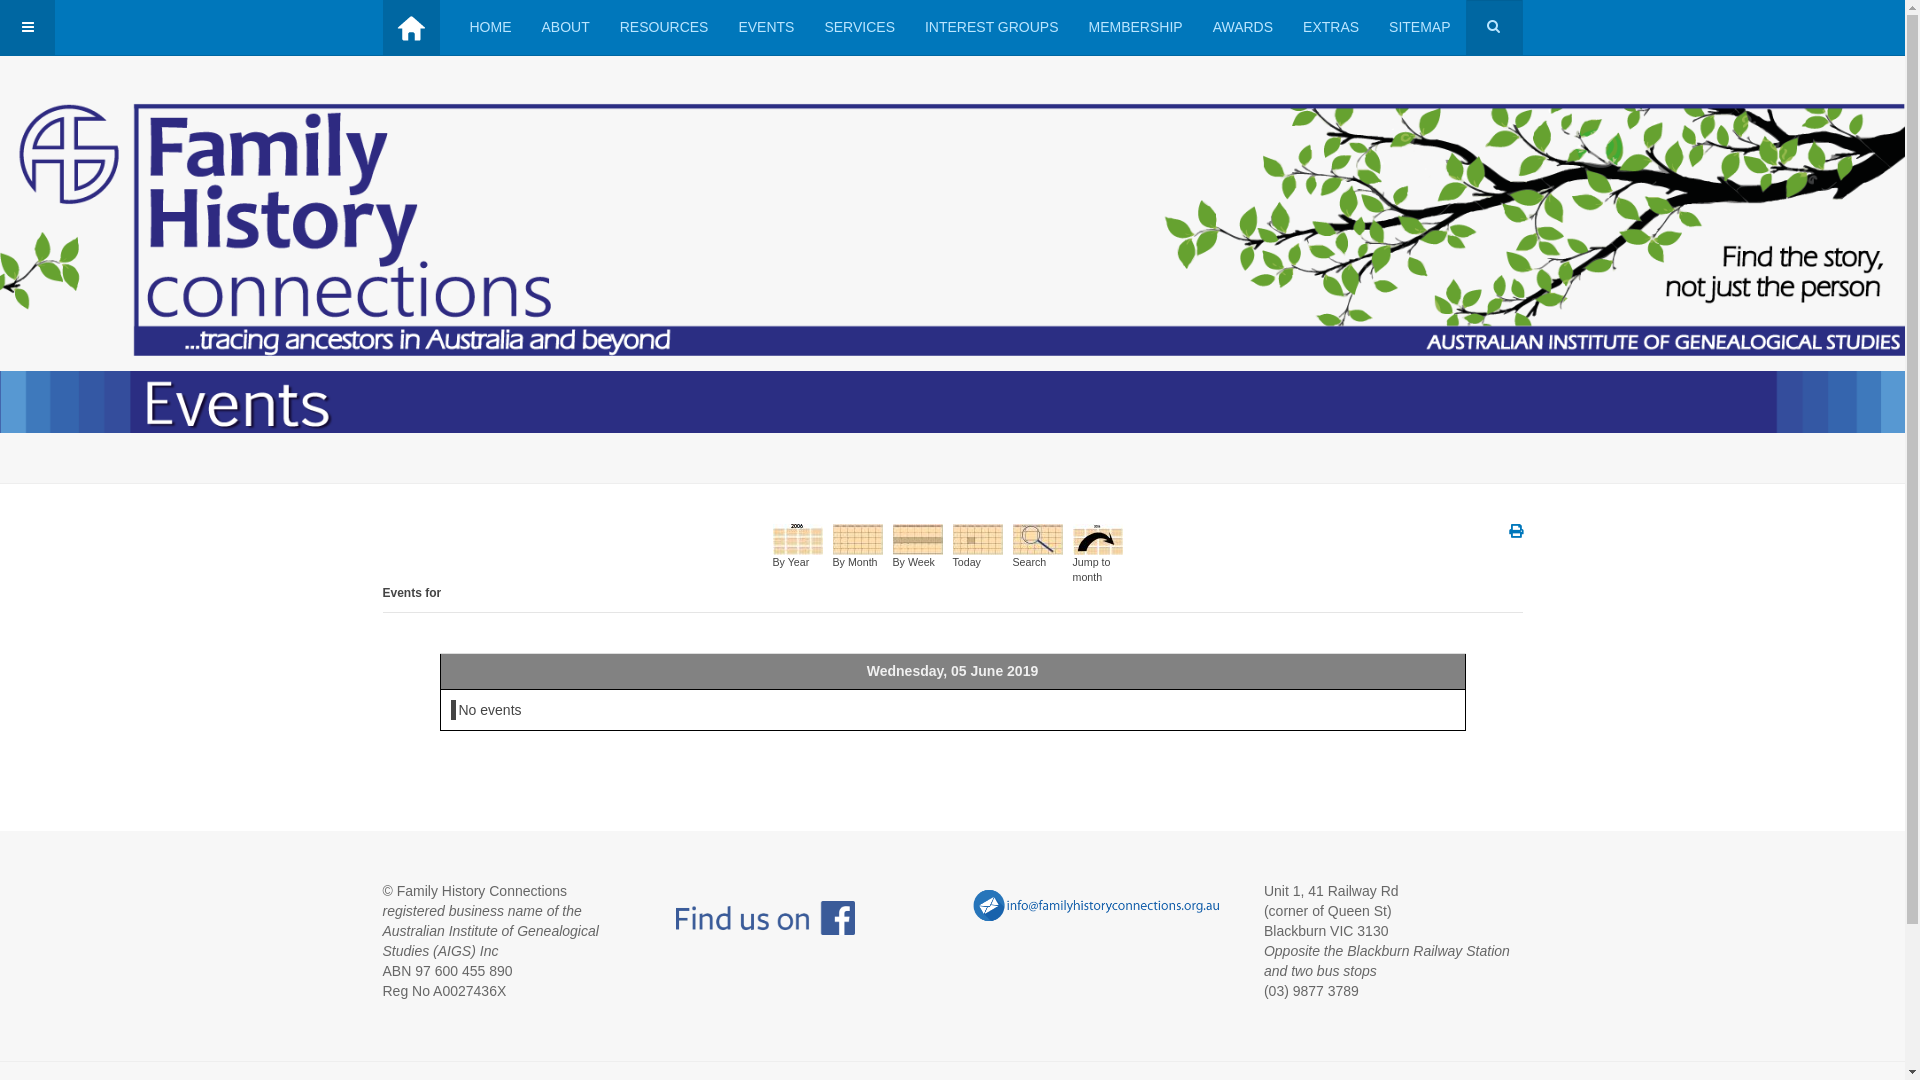 This screenshot has height=1080, width=1920. What do you see at coordinates (469, 27) in the screenshot?
I see `'HOME'` at bounding box center [469, 27].